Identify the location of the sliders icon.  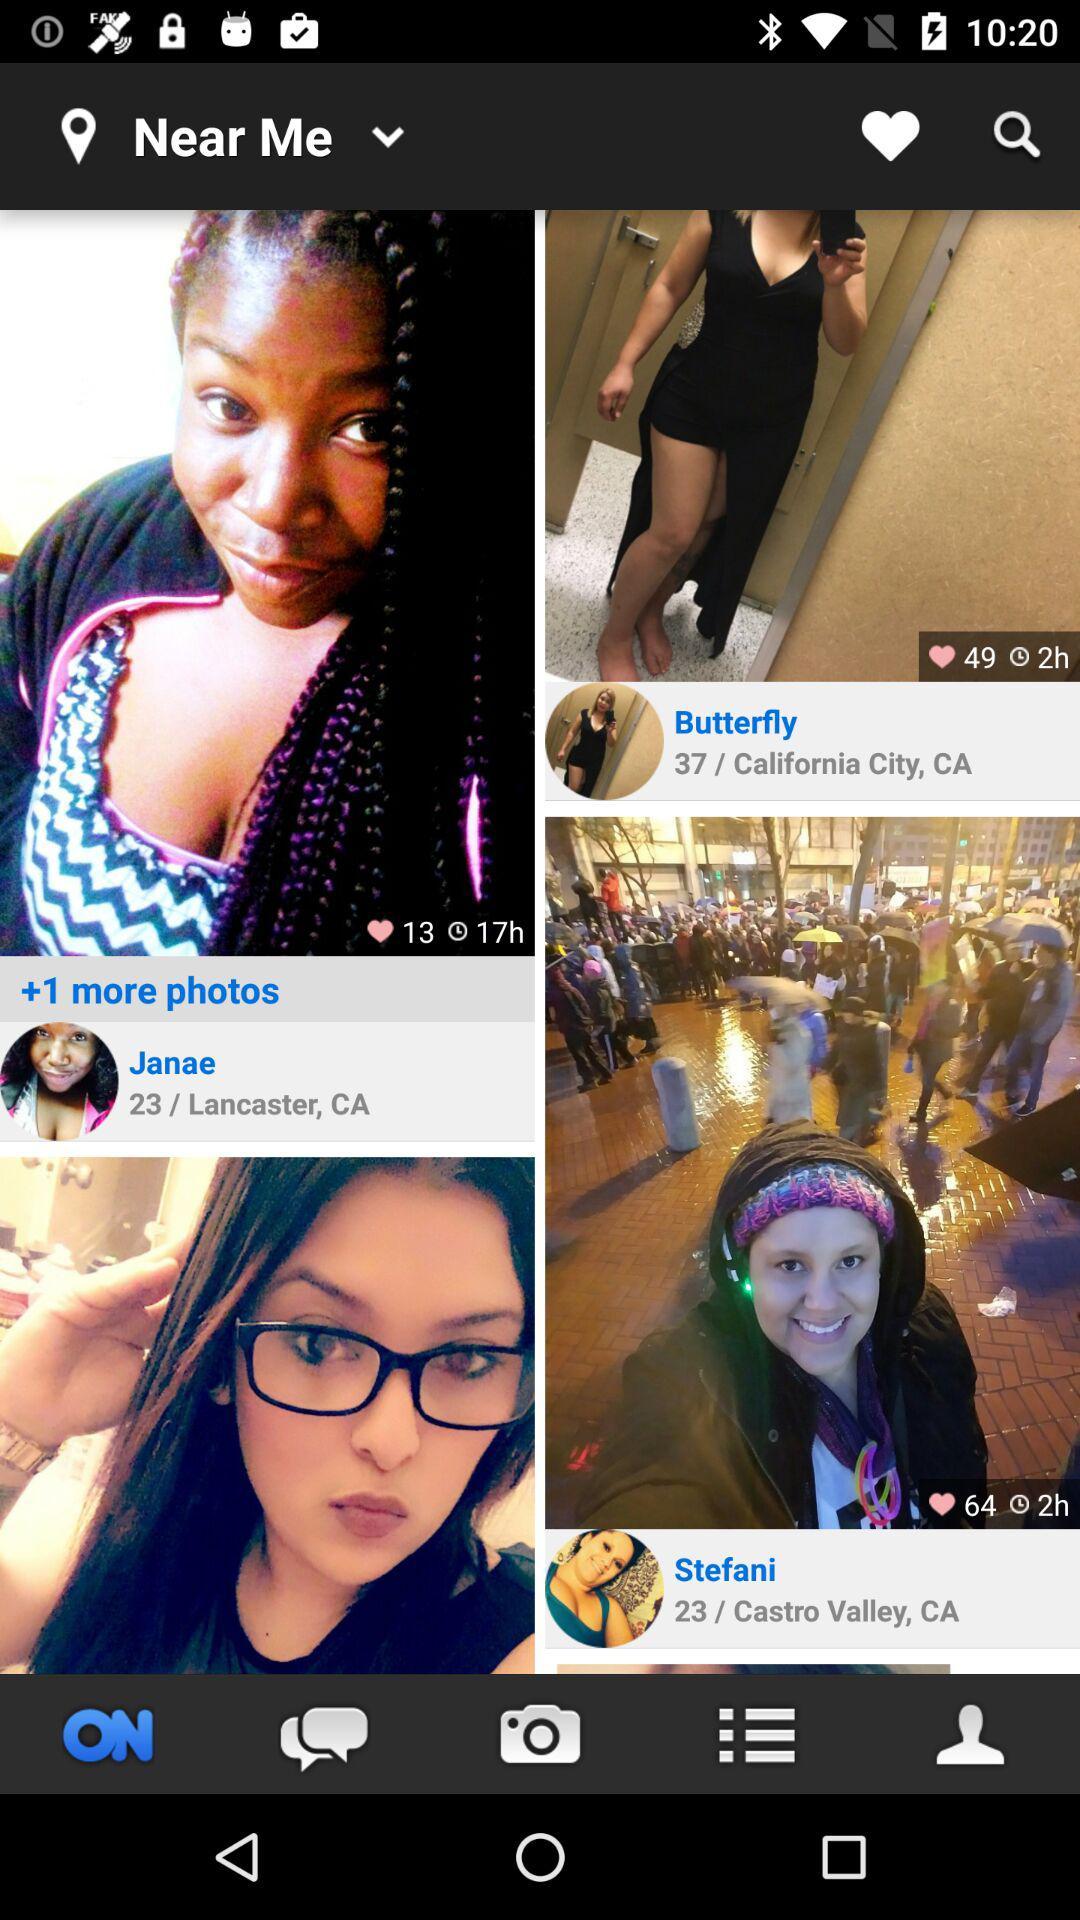
(108, 1733).